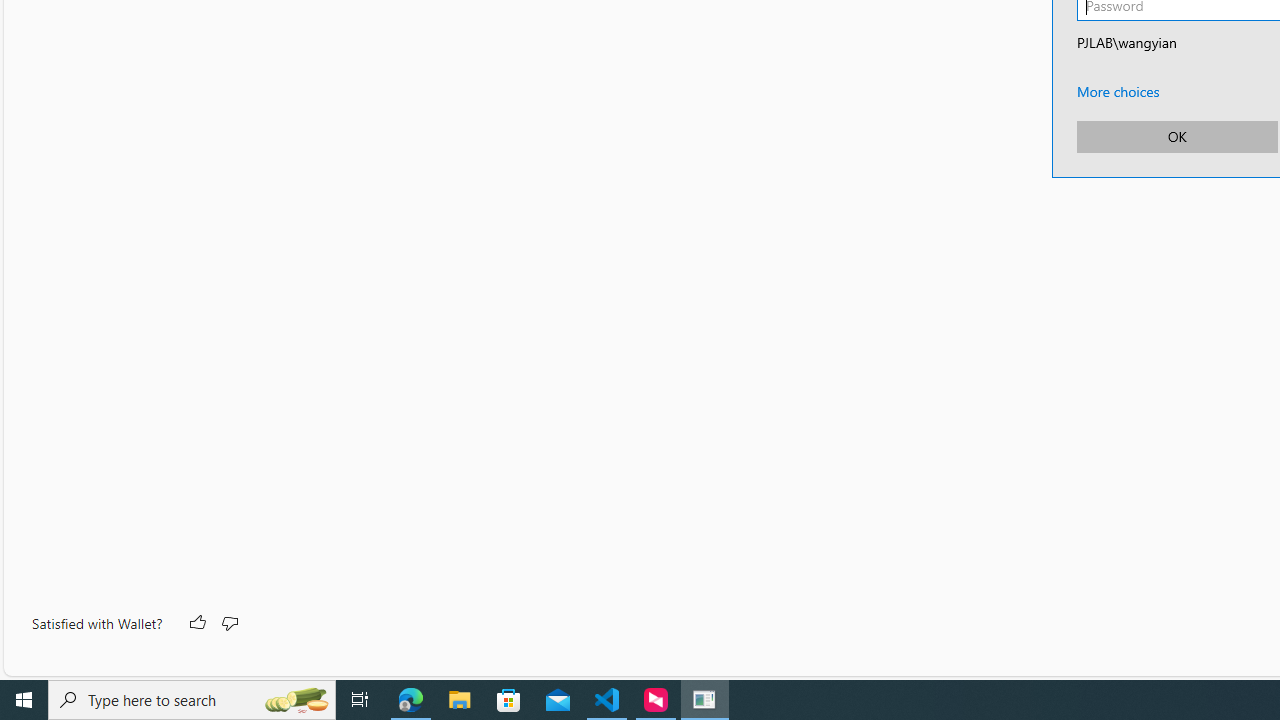 This screenshot has height=720, width=1280. What do you see at coordinates (1117, 91) in the screenshot?
I see `'More choices'` at bounding box center [1117, 91].